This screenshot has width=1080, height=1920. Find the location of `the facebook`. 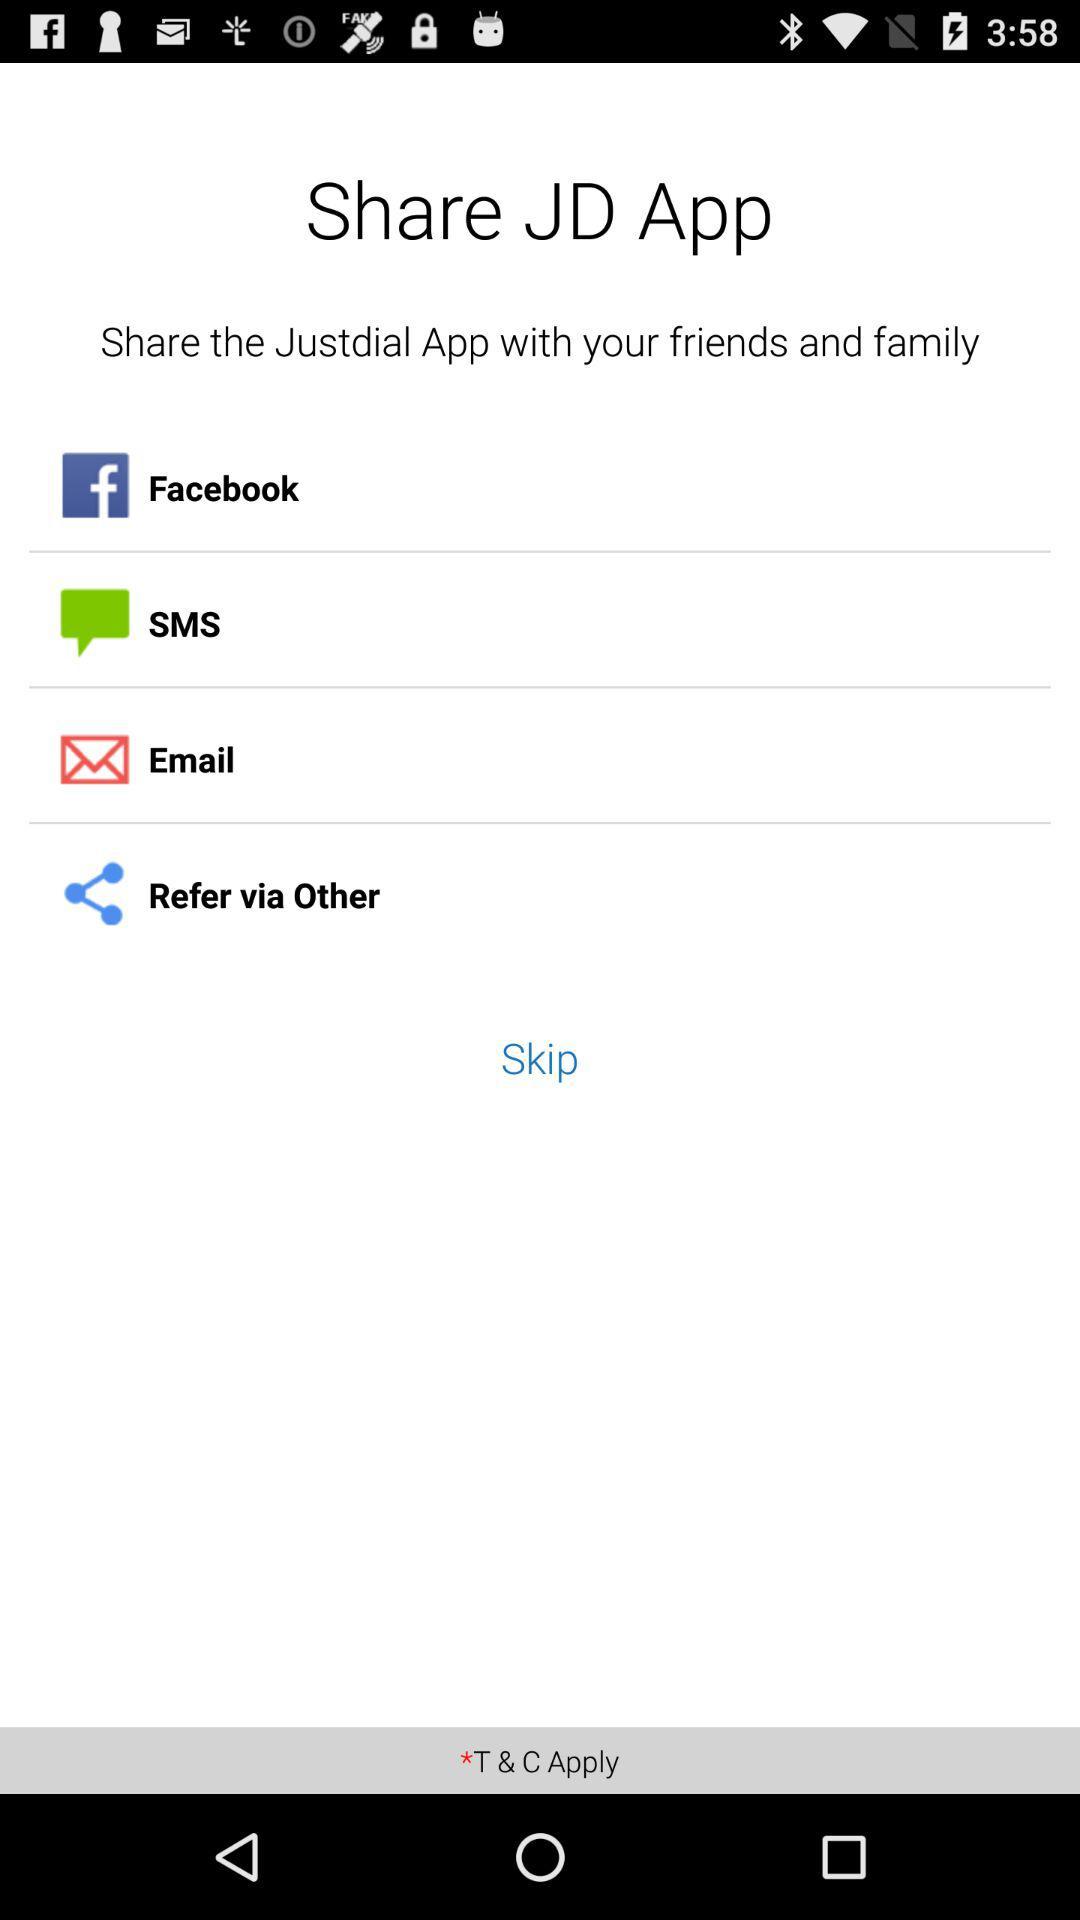

the facebook is located at coordinates (540, 487).